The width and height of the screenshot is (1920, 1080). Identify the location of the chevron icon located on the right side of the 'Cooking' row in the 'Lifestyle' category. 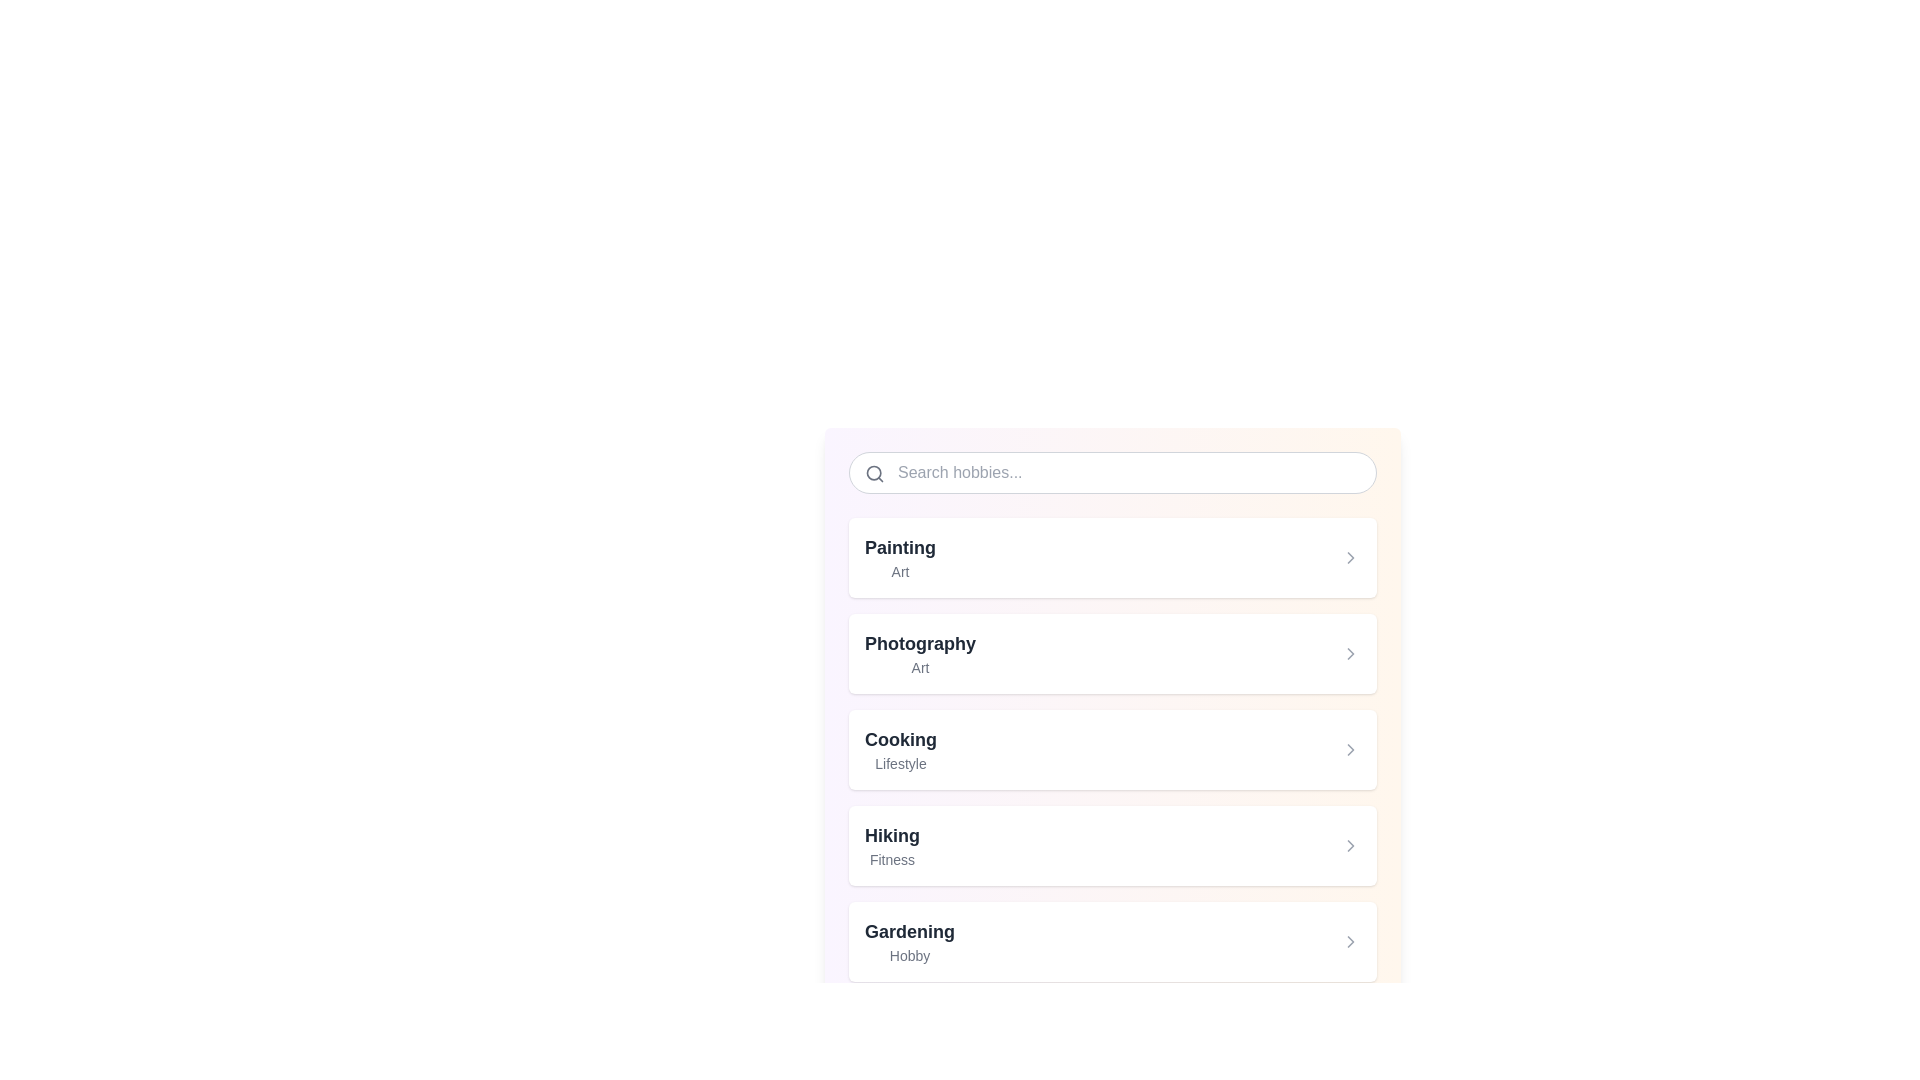
(1350, 749).